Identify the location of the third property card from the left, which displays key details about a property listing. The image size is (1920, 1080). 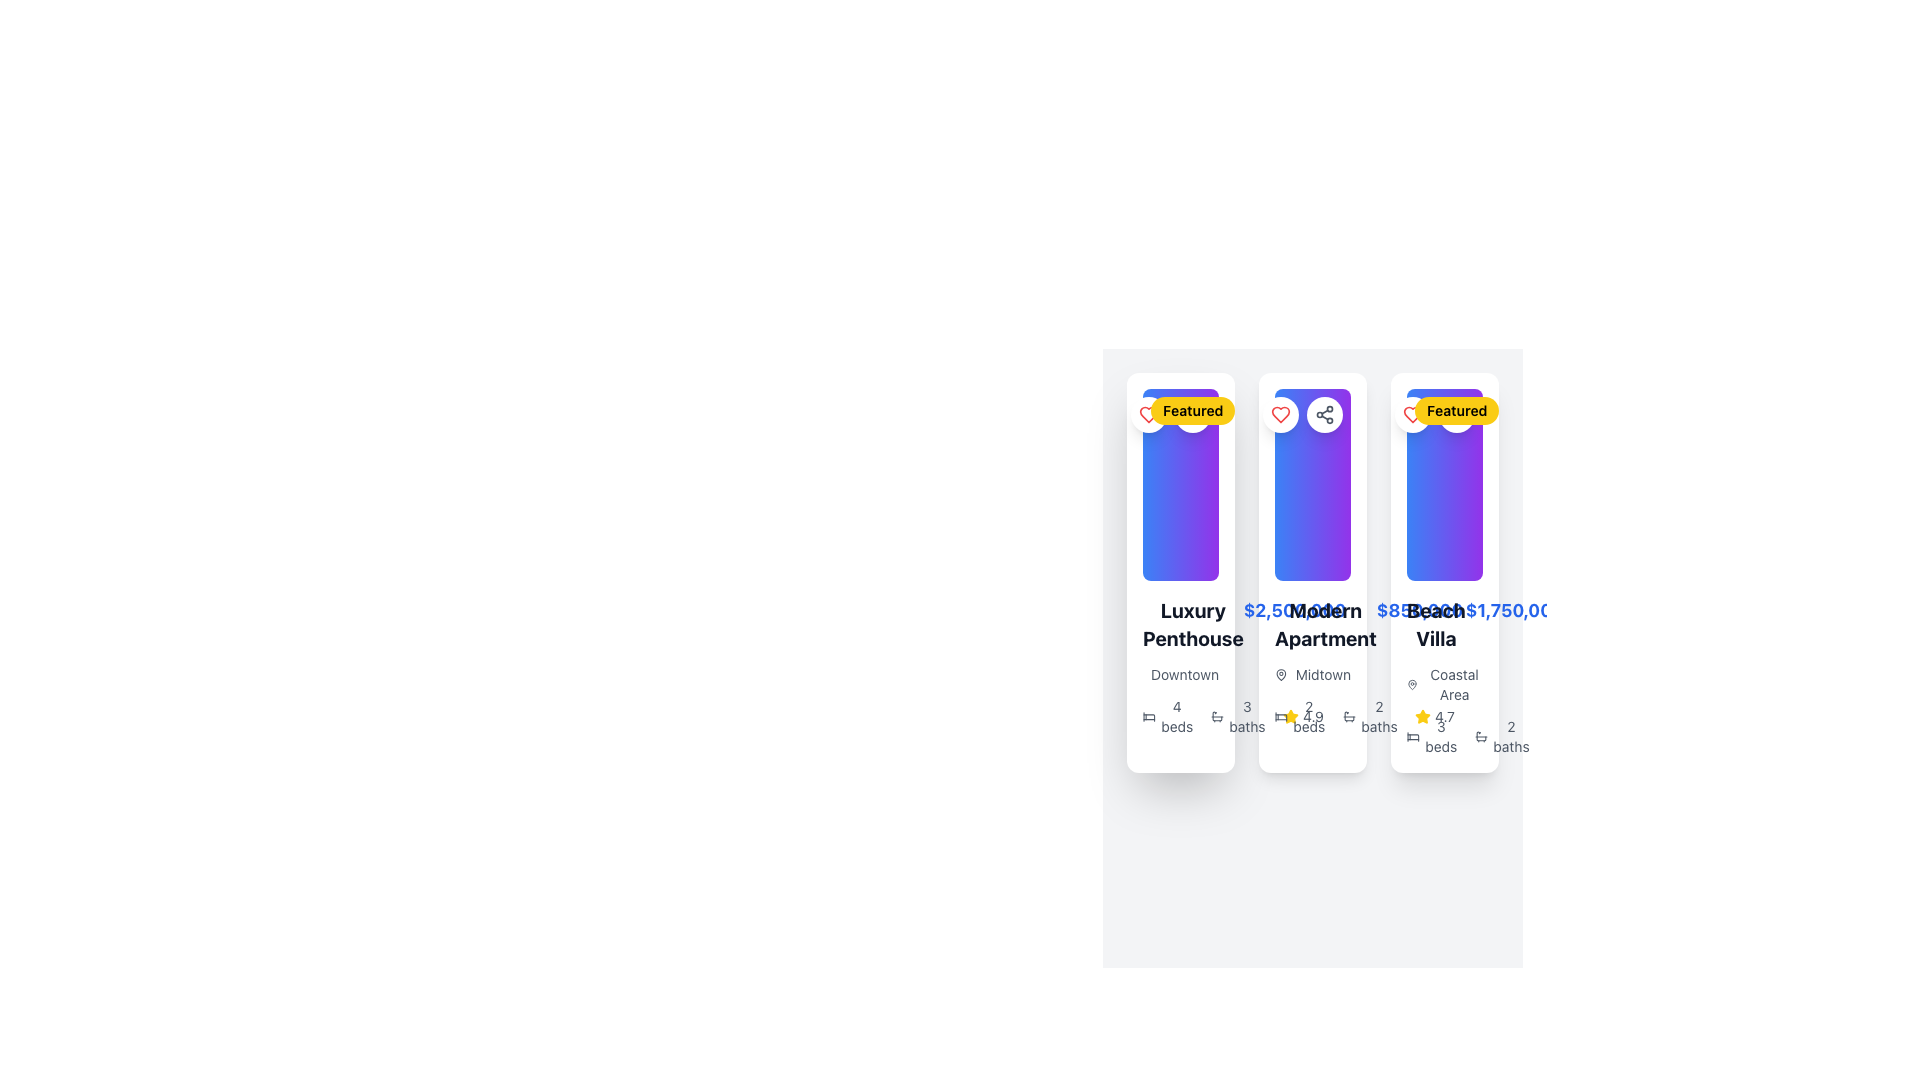
(1444, 573).